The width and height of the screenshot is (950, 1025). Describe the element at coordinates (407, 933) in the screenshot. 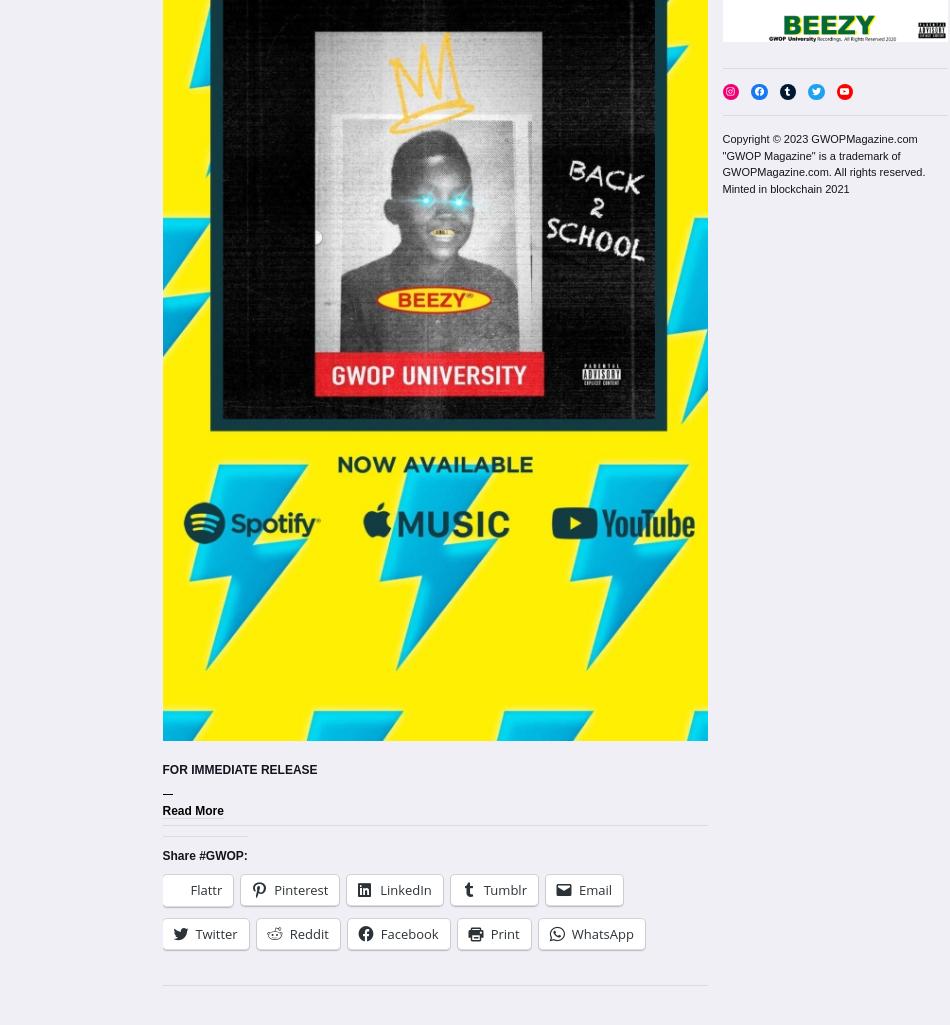

I see `'Facebook'` at that location.